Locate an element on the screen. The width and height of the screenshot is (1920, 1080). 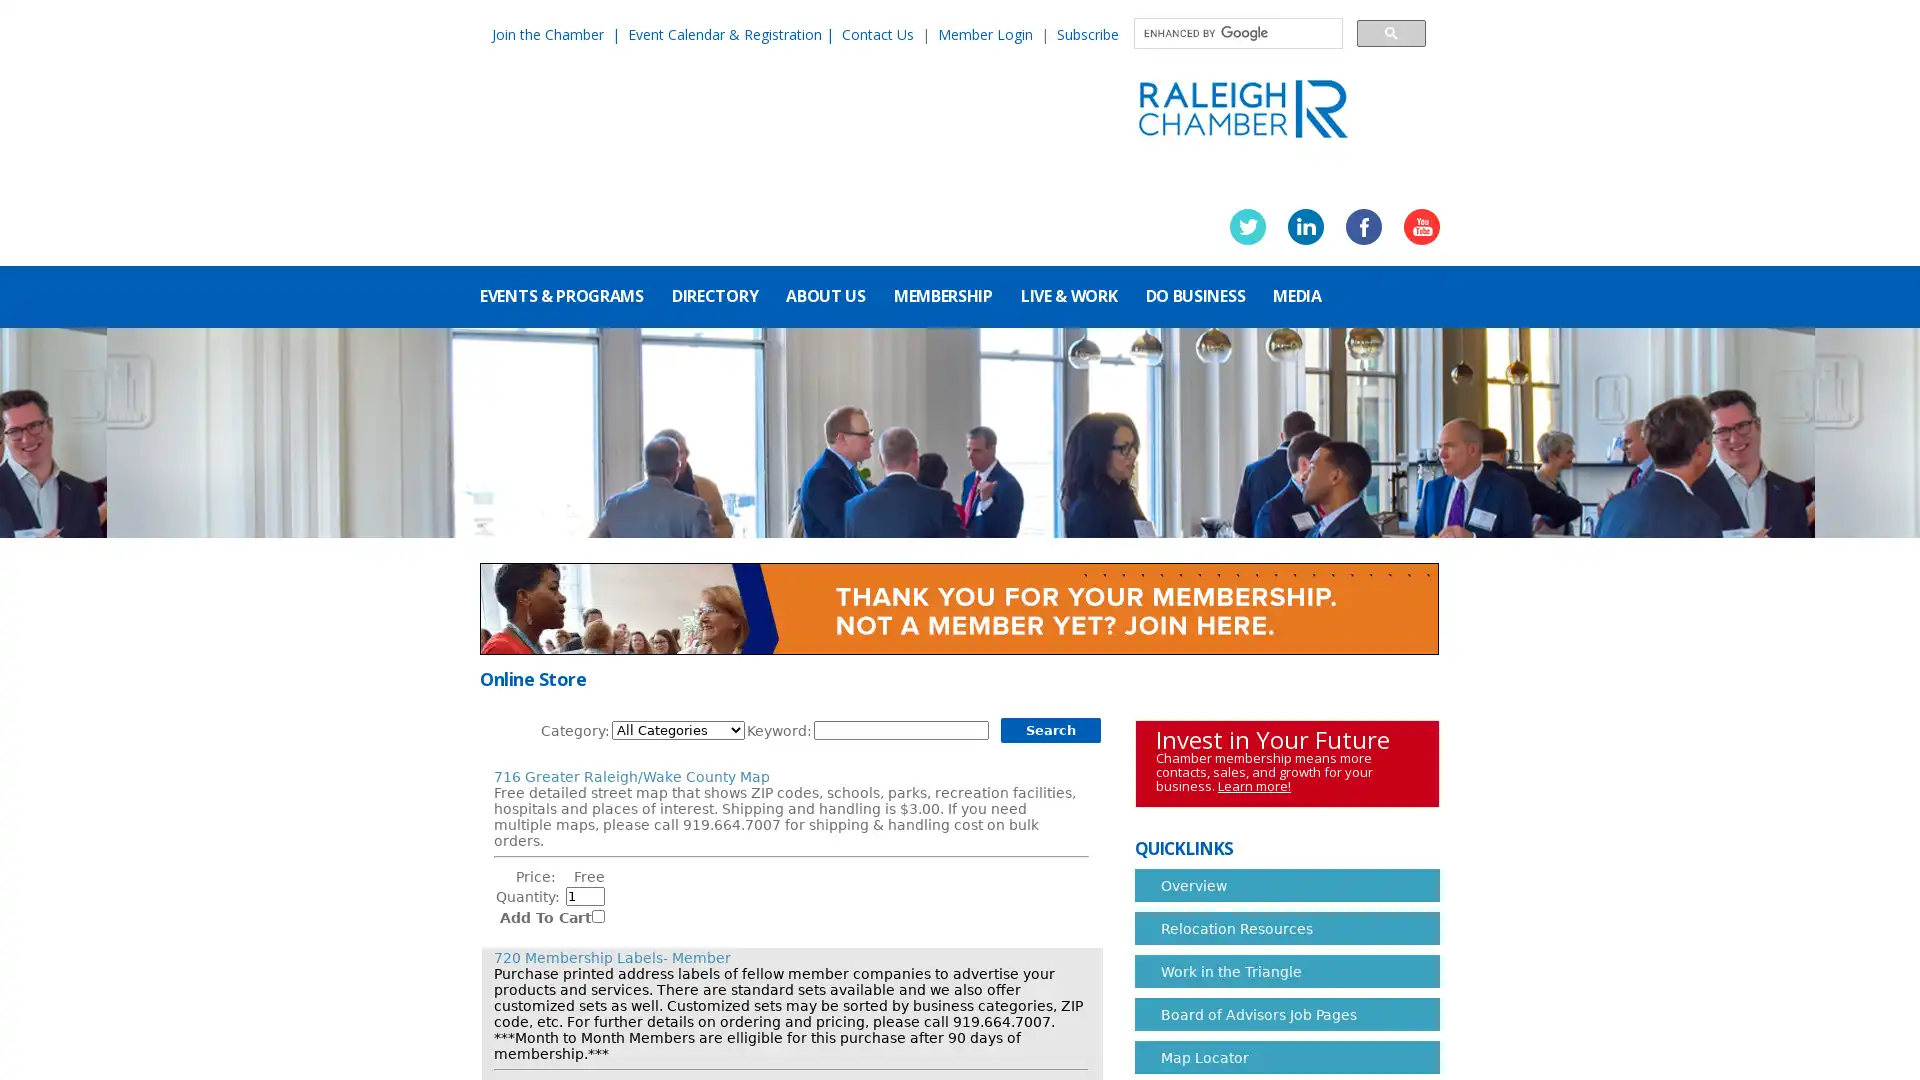
search is located at coordinates (1390, 32).